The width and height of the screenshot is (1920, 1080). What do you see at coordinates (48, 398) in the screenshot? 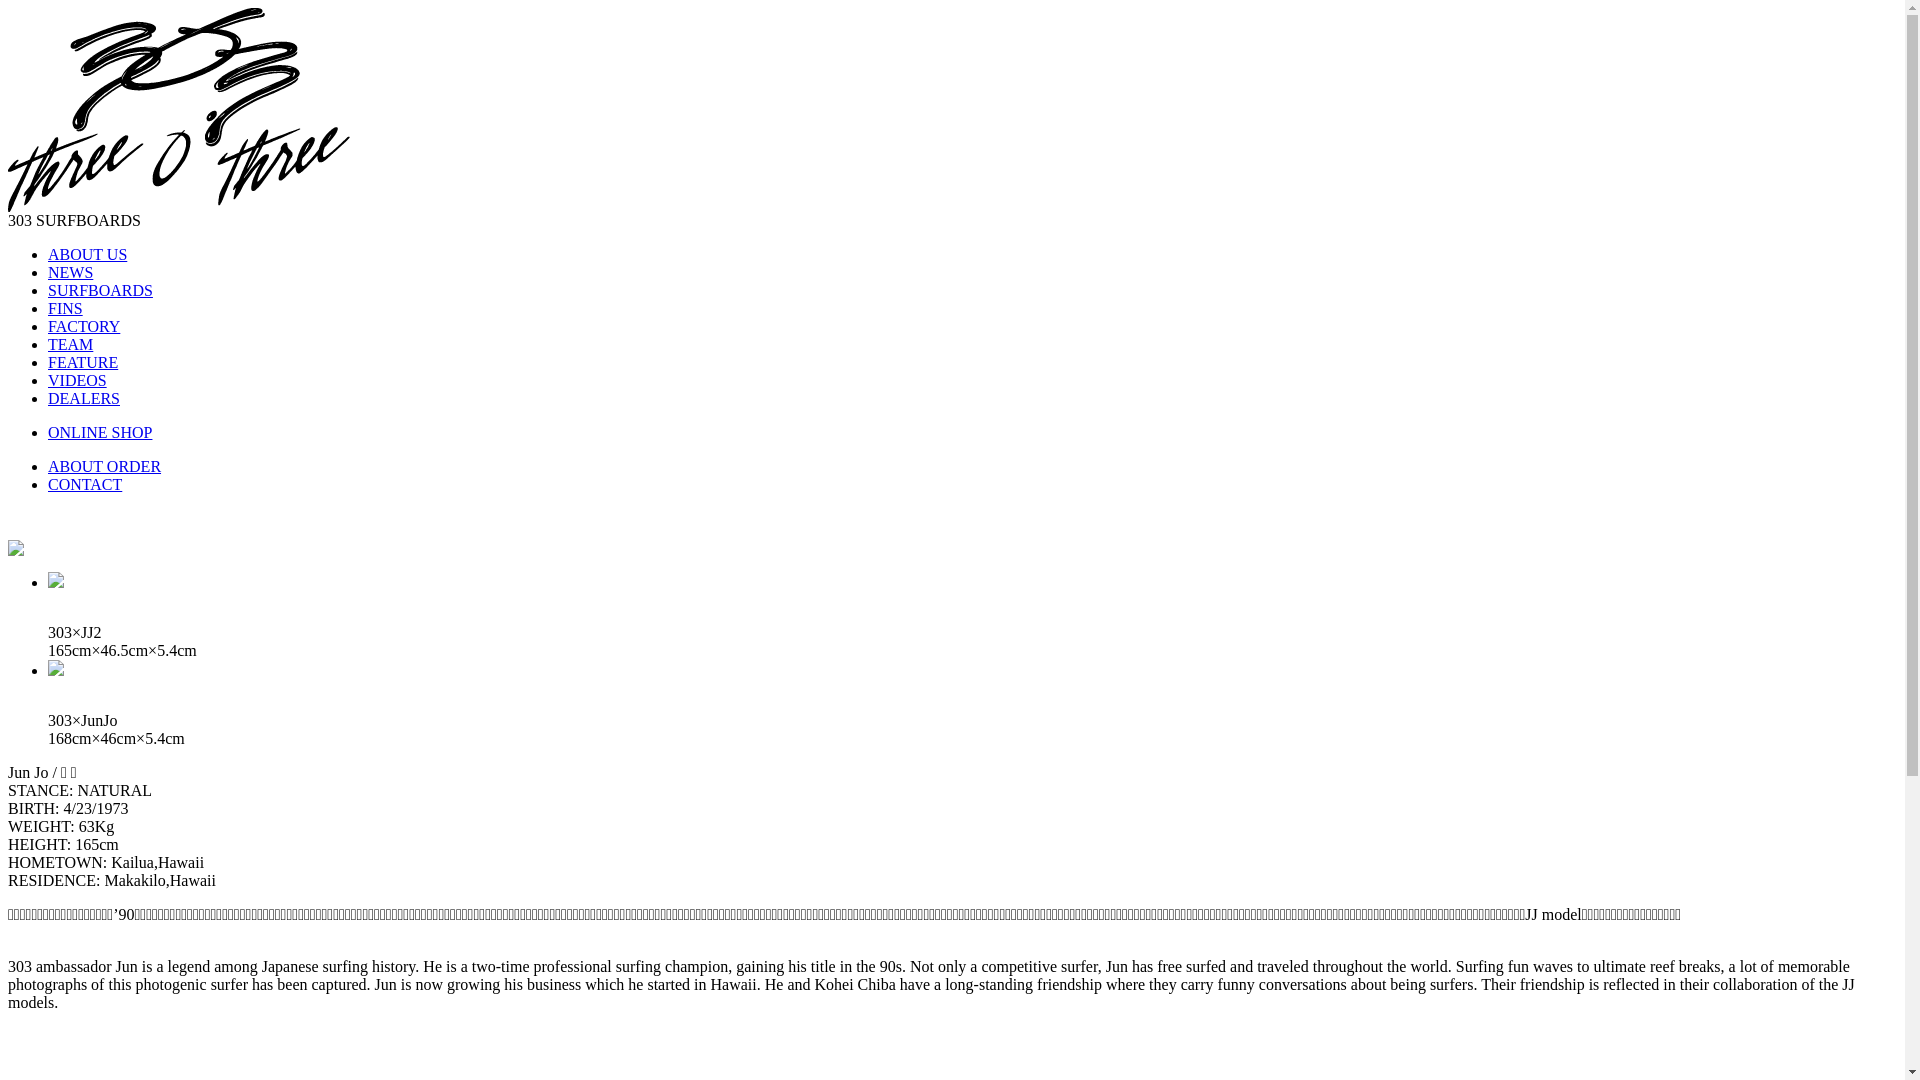
I see `'DEALERS'` at bounding box center [48, 398].